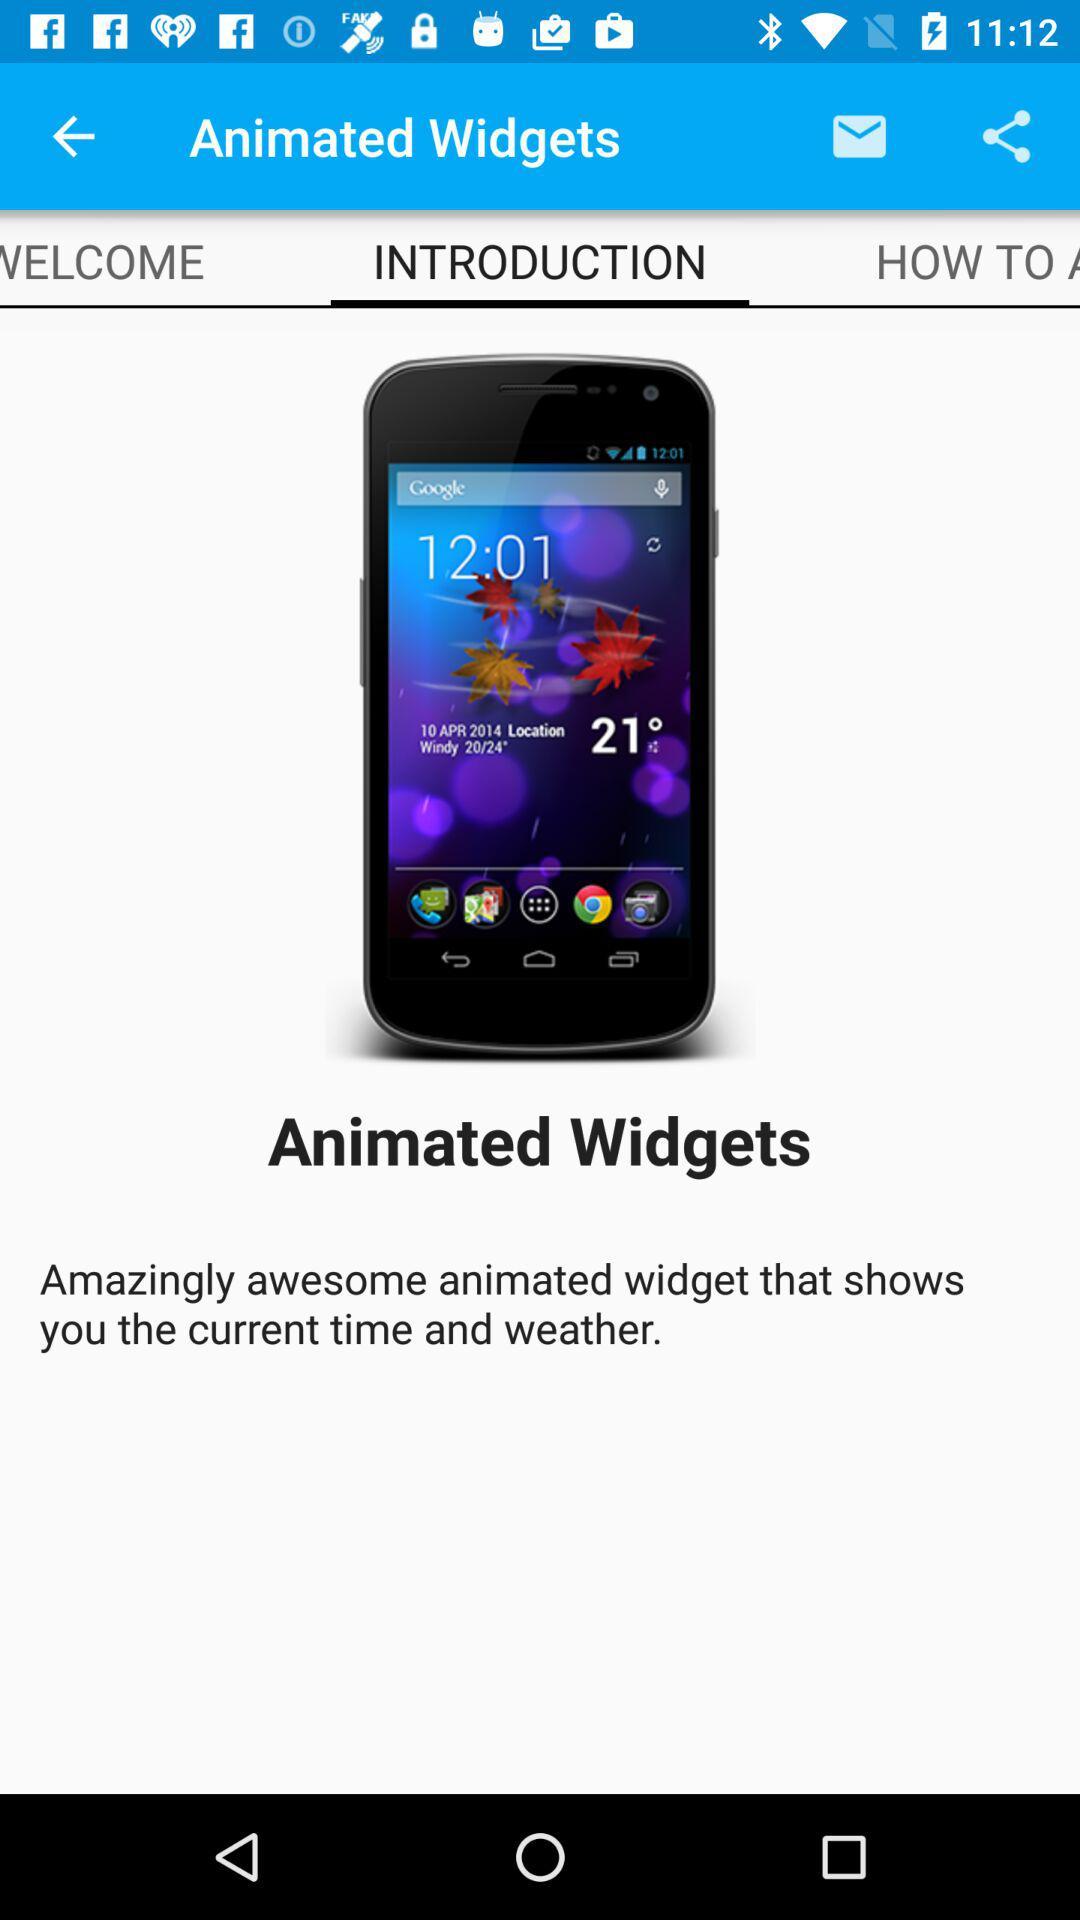 This screenshot has height=1920, width=1080. What do you see at coordinates (102, 259) in the screenshot?
I see `welcome icon` at bounding box center [102, 259].